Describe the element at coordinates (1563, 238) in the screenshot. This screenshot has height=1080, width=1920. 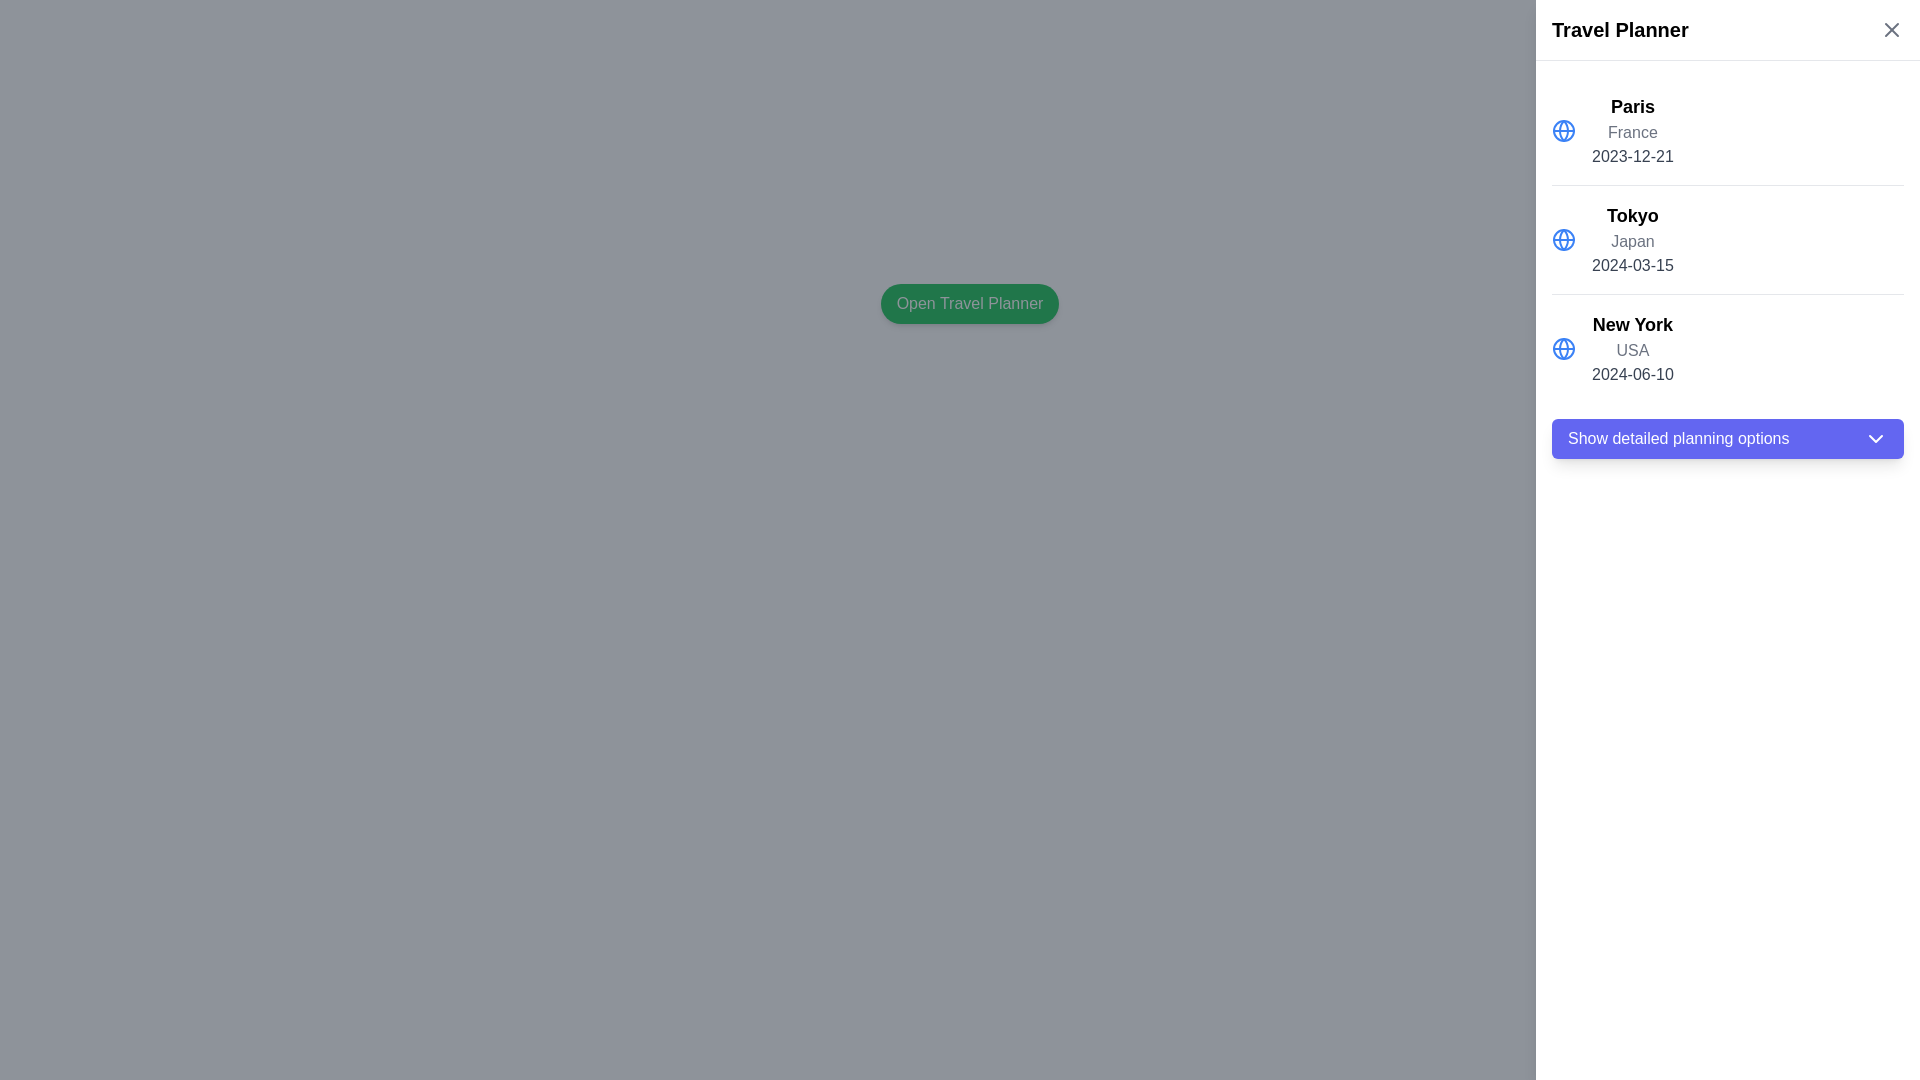
I see `the globe icon representing the 'Tokyo' destination in the travel destinations list` at that location.